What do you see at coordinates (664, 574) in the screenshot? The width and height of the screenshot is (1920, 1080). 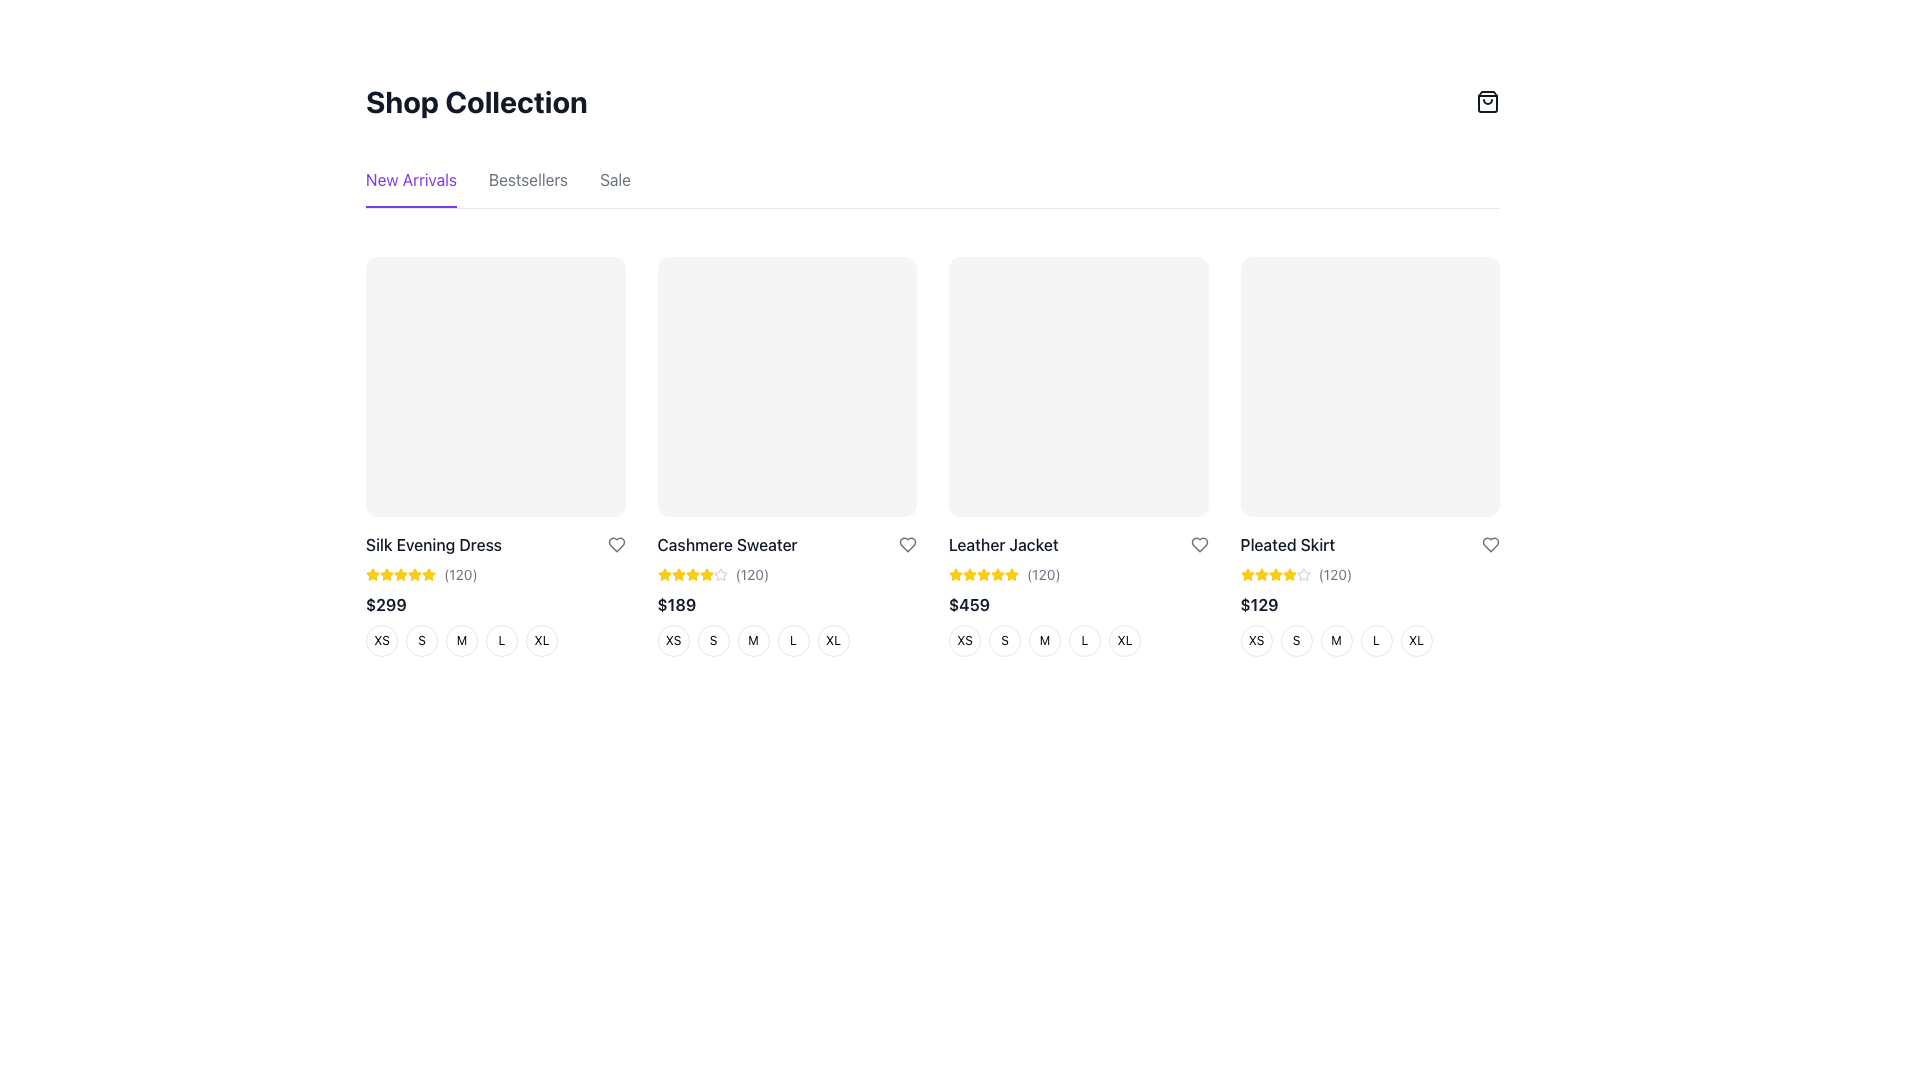 I see `the prominent yellow-colored star icon, which is the first in a group of five stars representing a rating system, located below the text 'Cashmere Sweater' and above '$189'` at bounding box center [664, 574].